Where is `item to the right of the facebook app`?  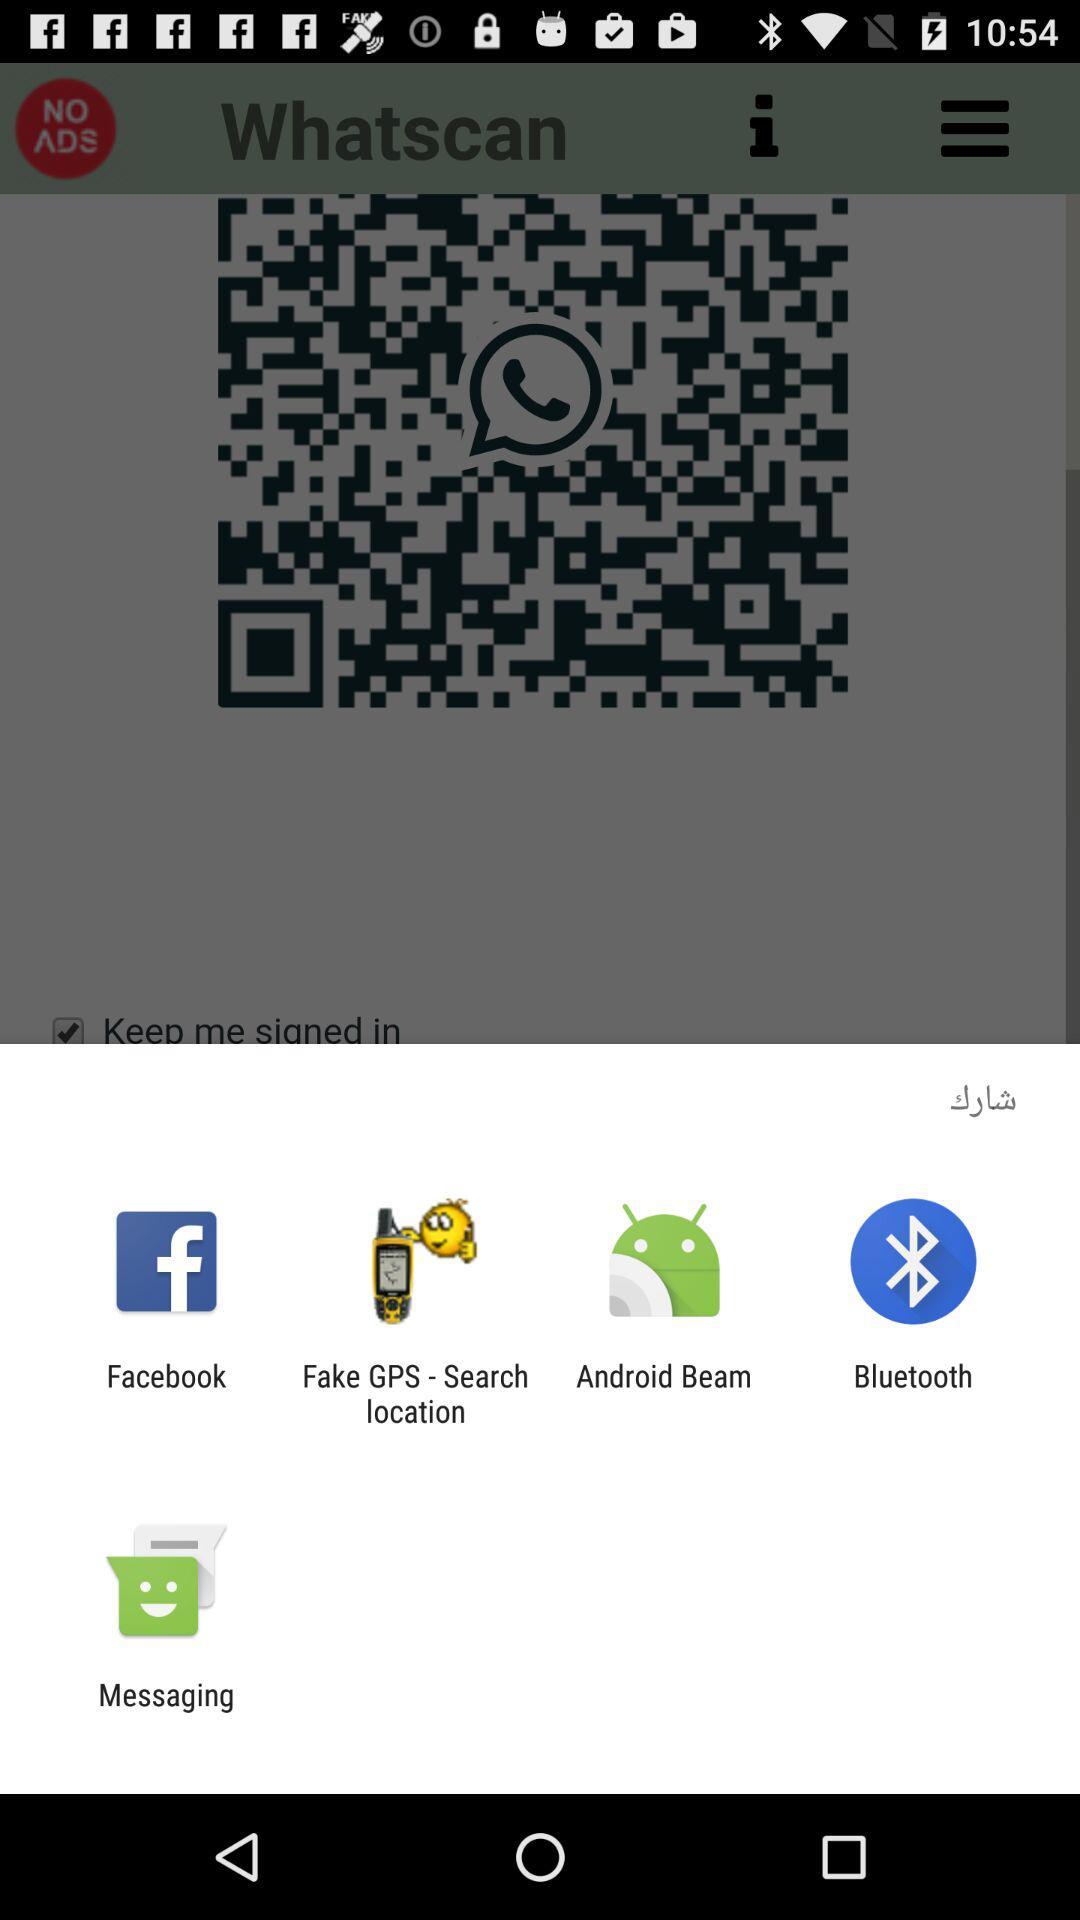 item to the right of the facebook app is located at coordinates (414, 1392).